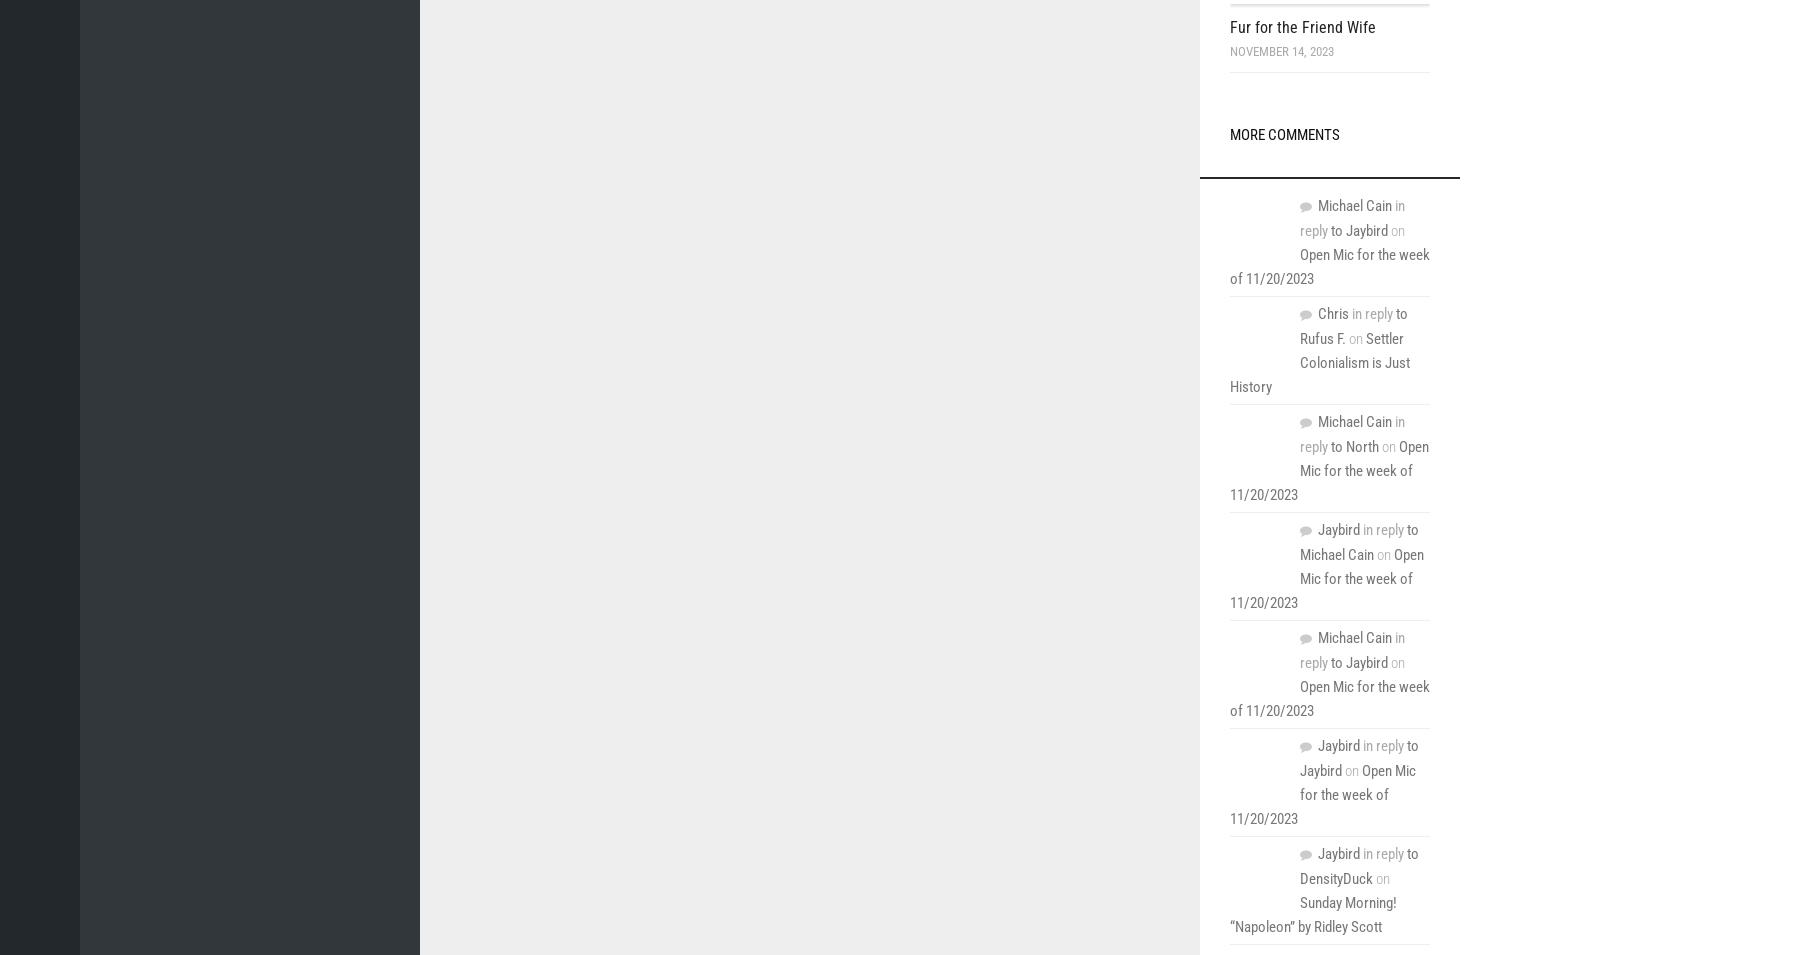 The width and height of the screenshot is (1800, 955). Describe the element at coordinates (1285, 134) in the screenshot. I see `'More Comments'` at that location.